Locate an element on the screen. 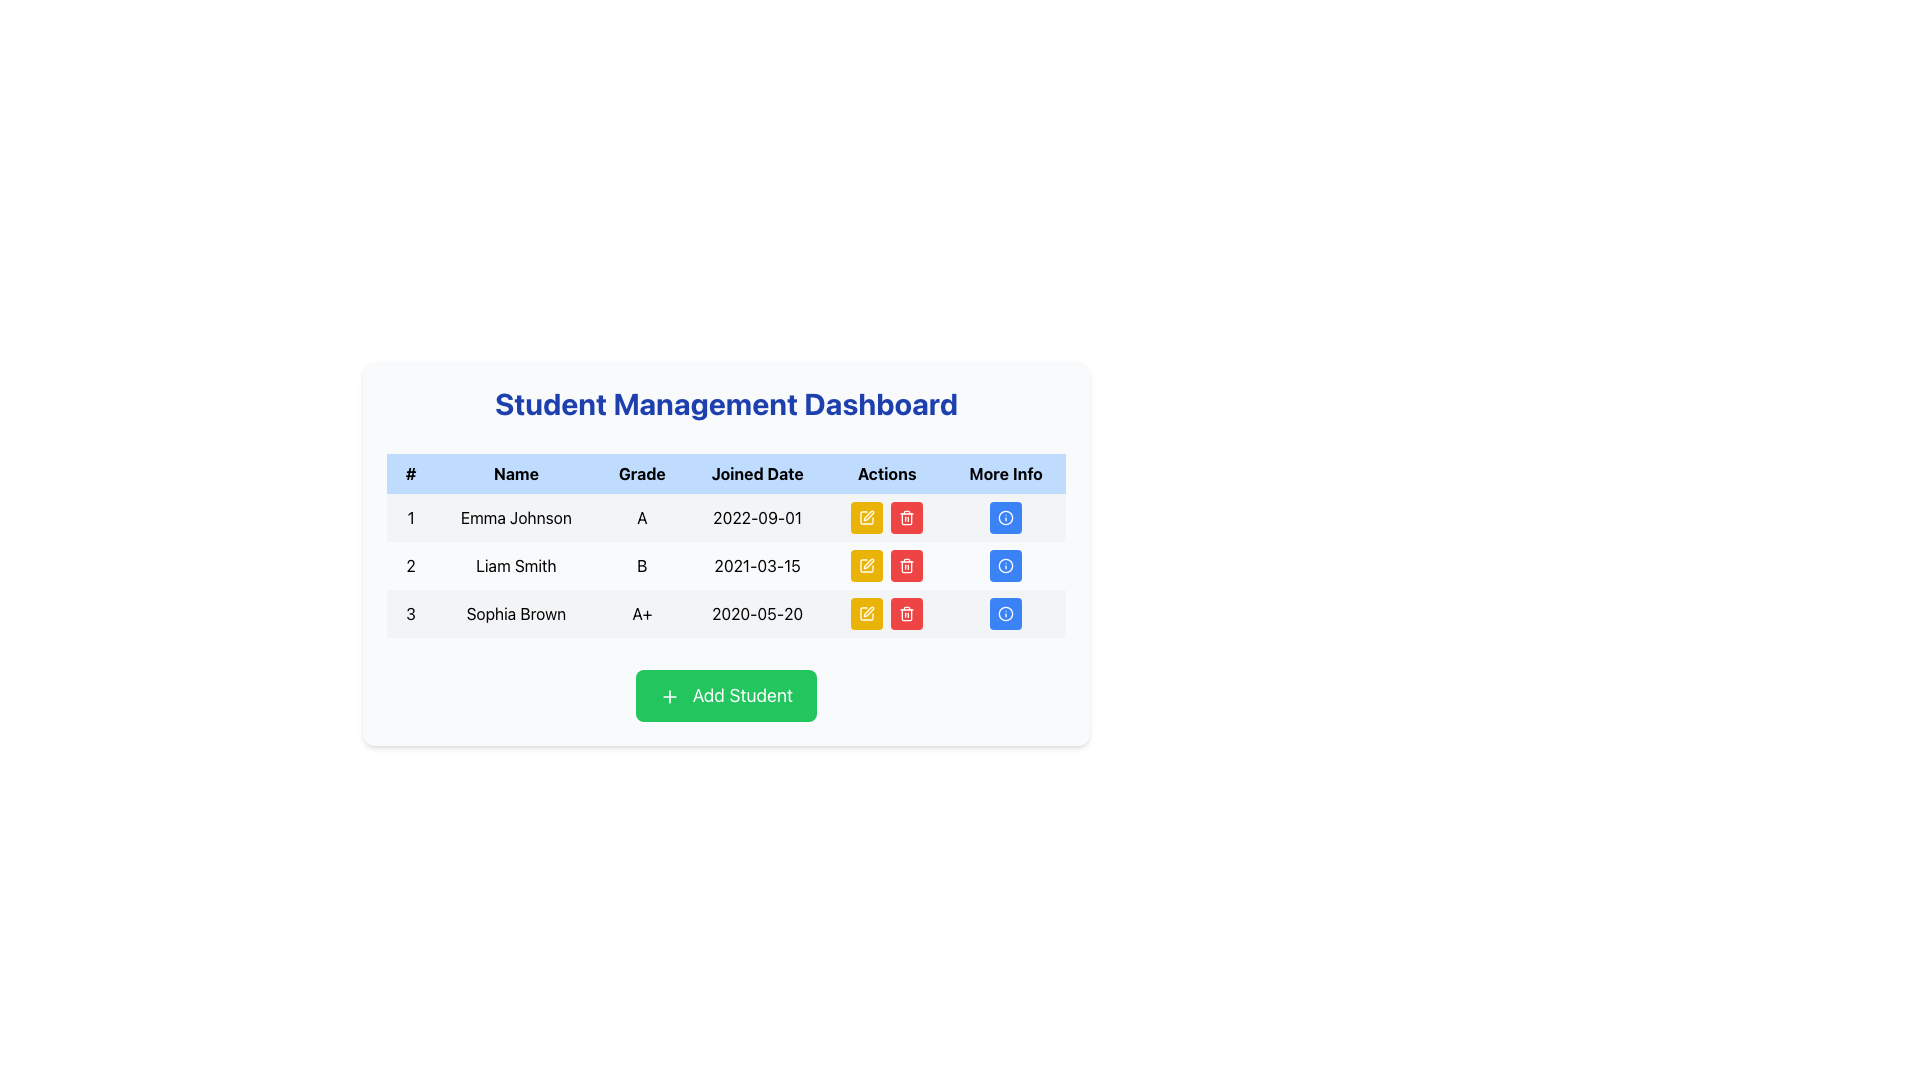 This screenshot has height=1080, width=1920. the 'Name' column header in the table, which is the second column header located between the '#' header and the 'Grade' header is located at coordinates (516, 474).